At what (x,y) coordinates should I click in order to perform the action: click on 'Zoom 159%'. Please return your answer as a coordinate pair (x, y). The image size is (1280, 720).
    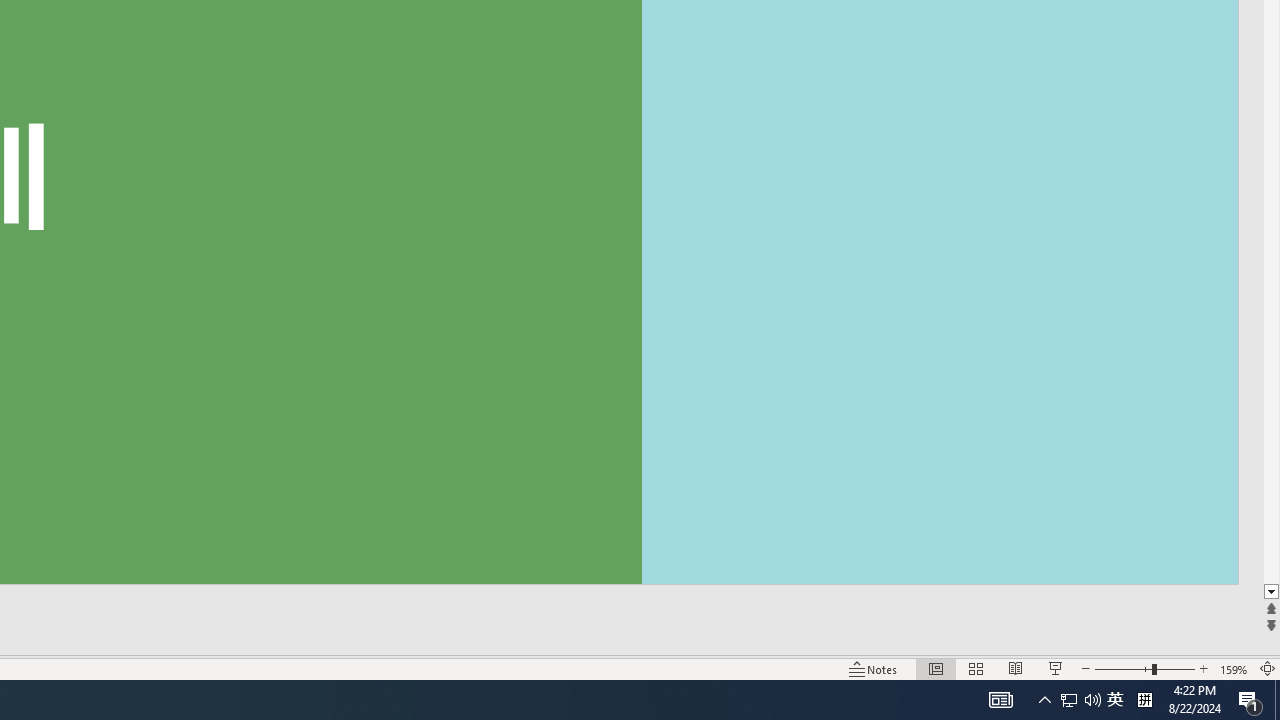
    Looking at the image, I should click on (1233, 669).